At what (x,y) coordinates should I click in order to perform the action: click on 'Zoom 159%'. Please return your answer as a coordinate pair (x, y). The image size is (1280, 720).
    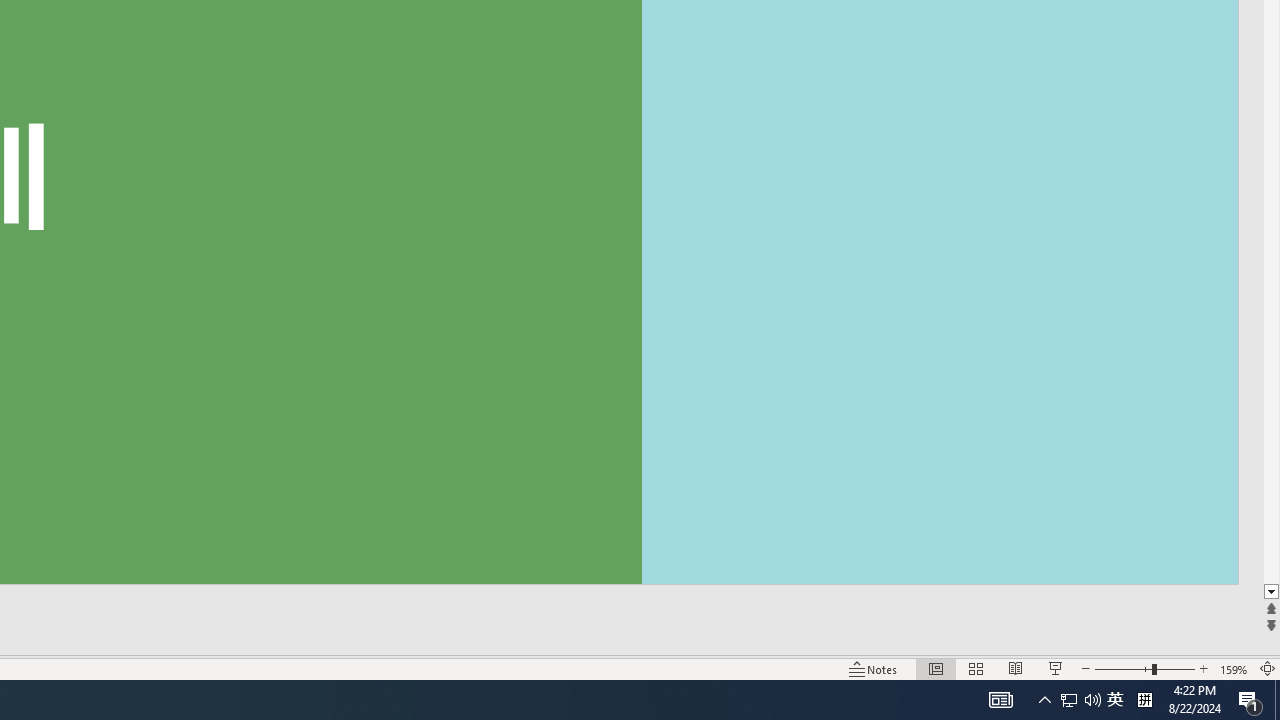
    Looking at the image, I should click on (1233, 669).